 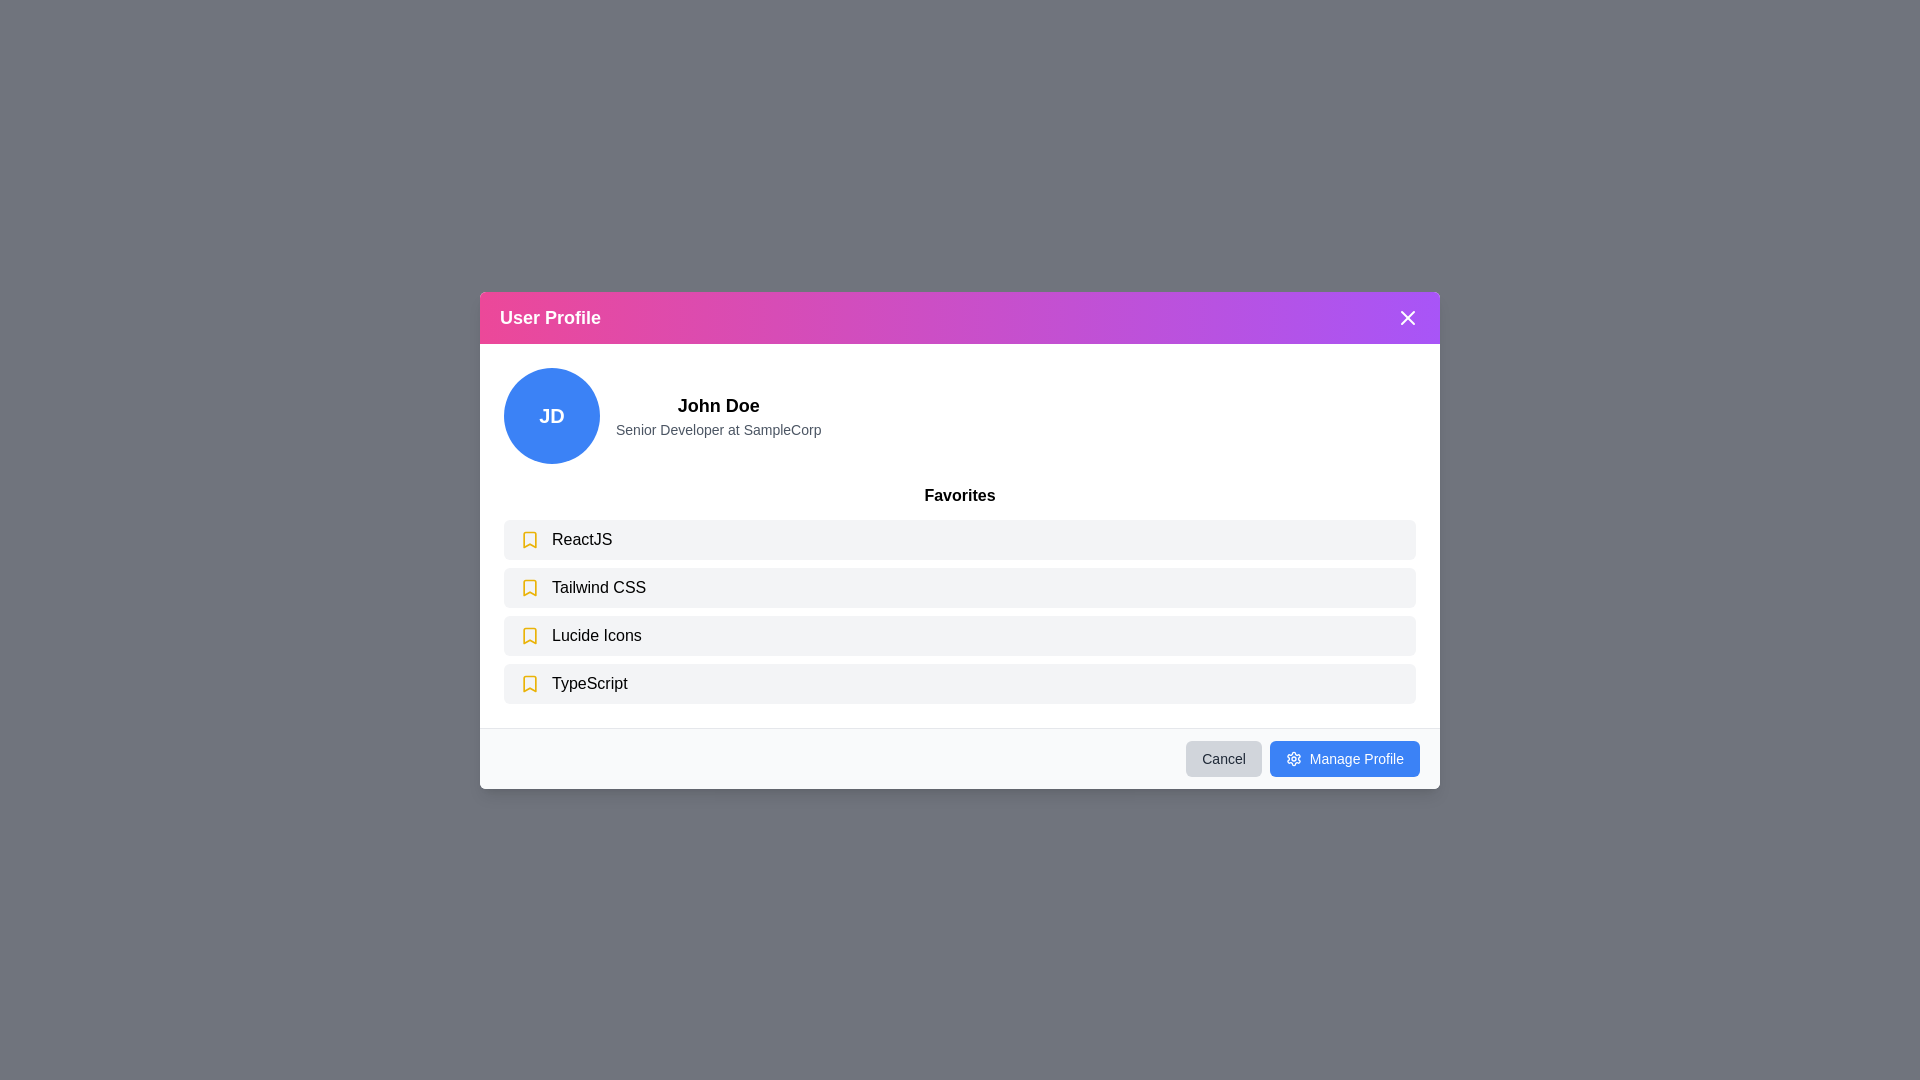 I want to click on the X-close icon located in the top-right corner of the modal dialog beside the 'User Profile' title to potentially display a tooltip, so click(x=1406, y=316).